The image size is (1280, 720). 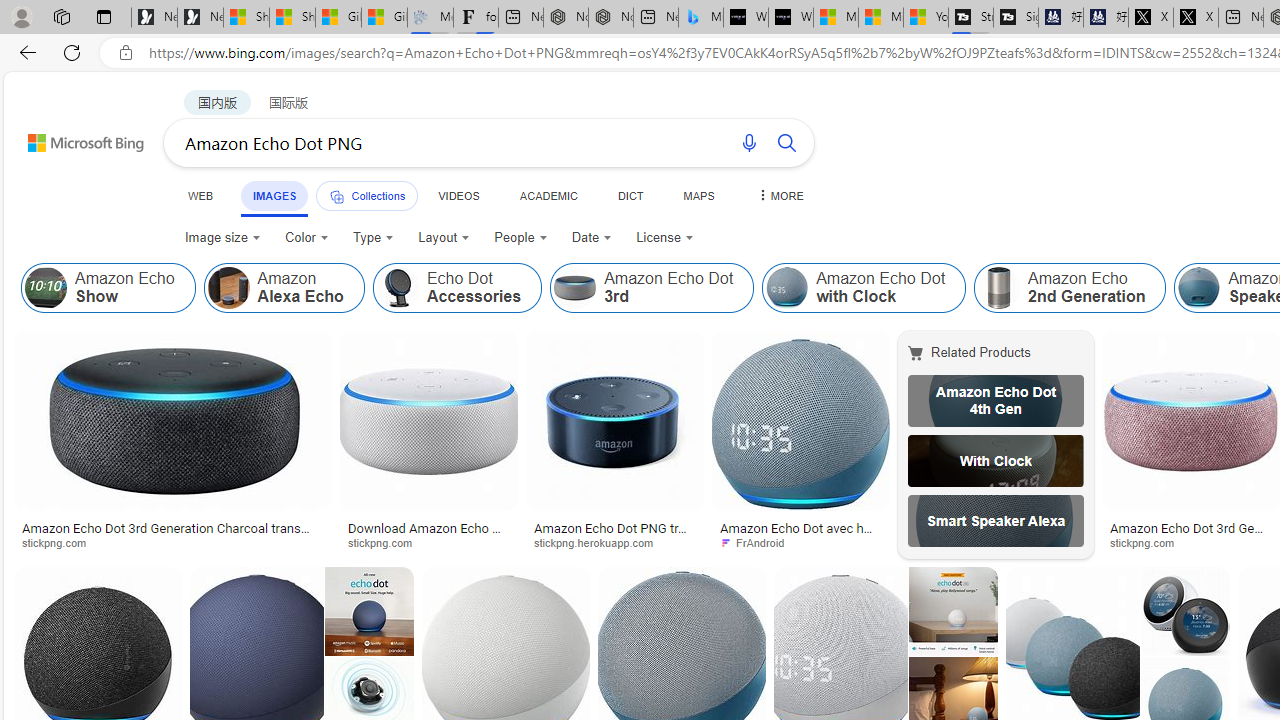 I want to click on 'License', so click(x=664, y=236).